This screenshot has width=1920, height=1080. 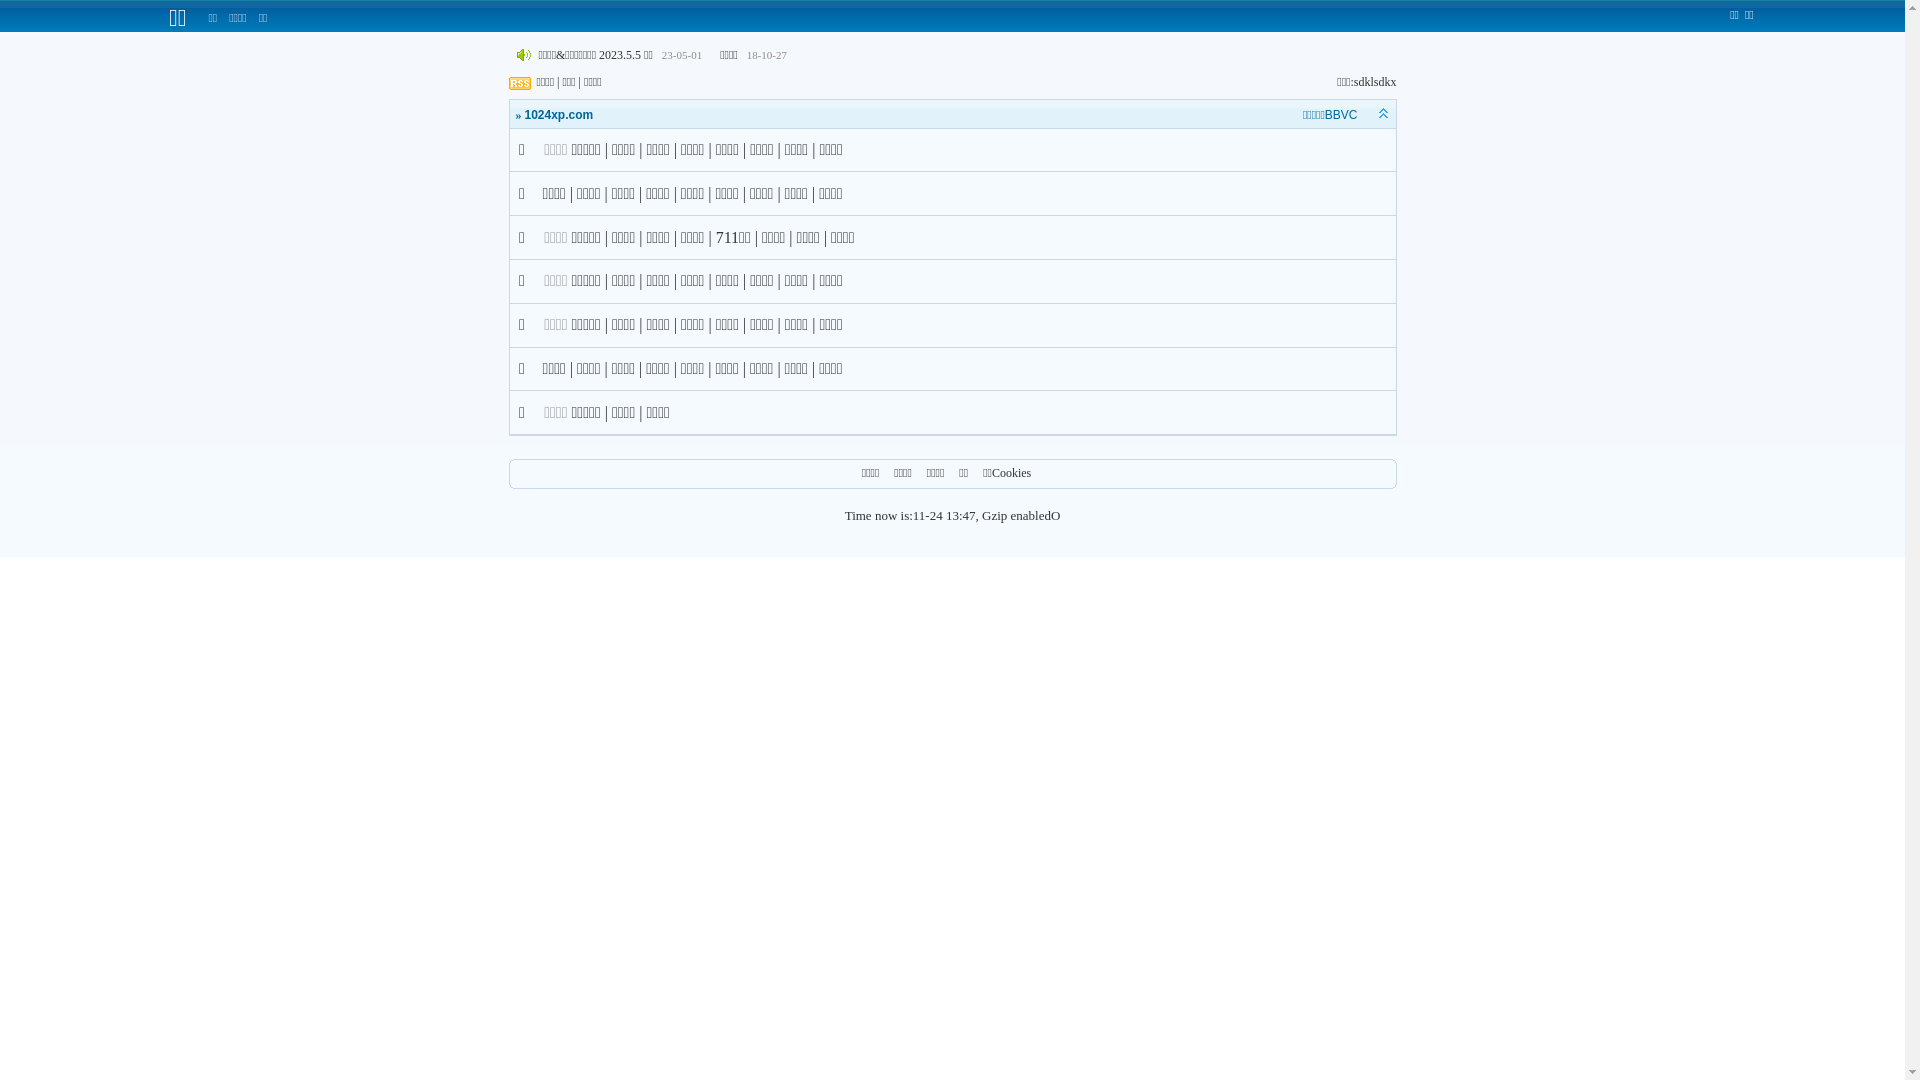 I want to click on 'sdklsdkx', so click(x=1374, y=80).